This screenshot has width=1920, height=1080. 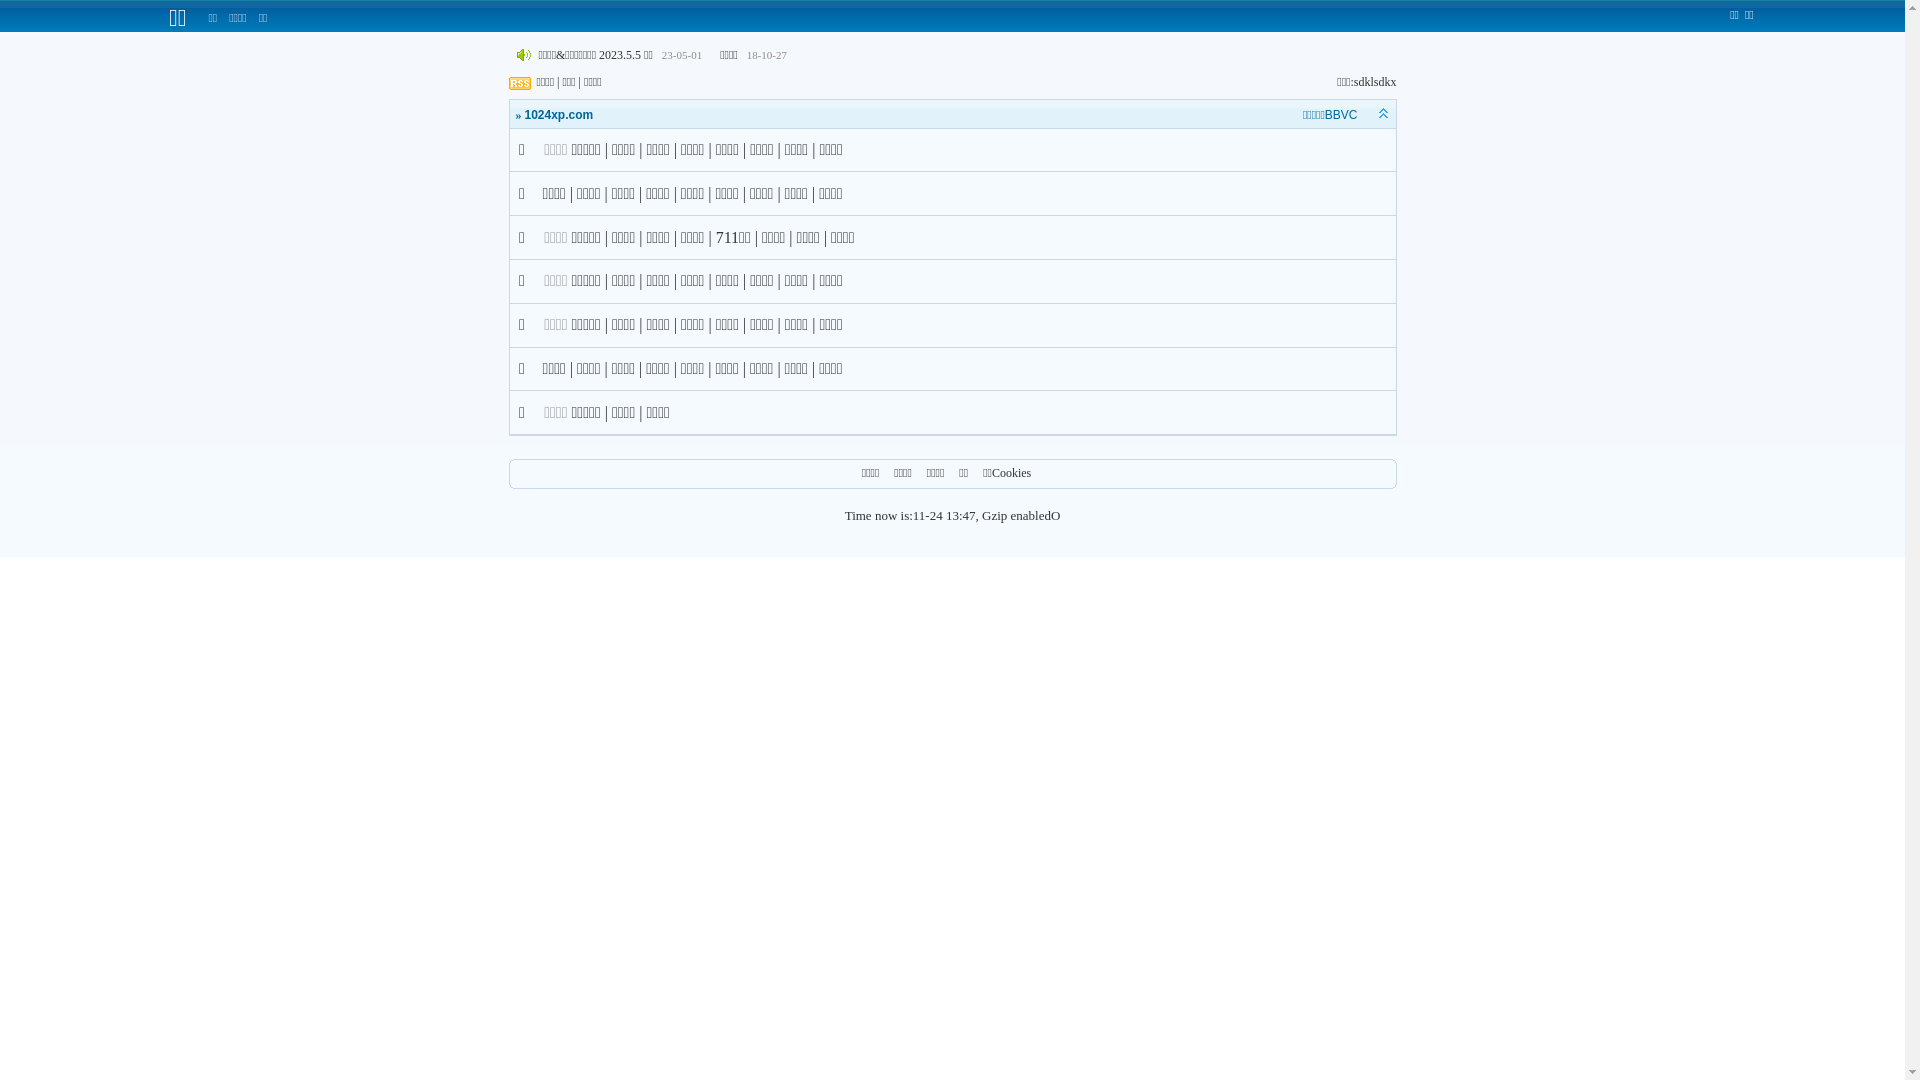 I want to click on 'sdklsdkx', so click(x=1374, y=80).